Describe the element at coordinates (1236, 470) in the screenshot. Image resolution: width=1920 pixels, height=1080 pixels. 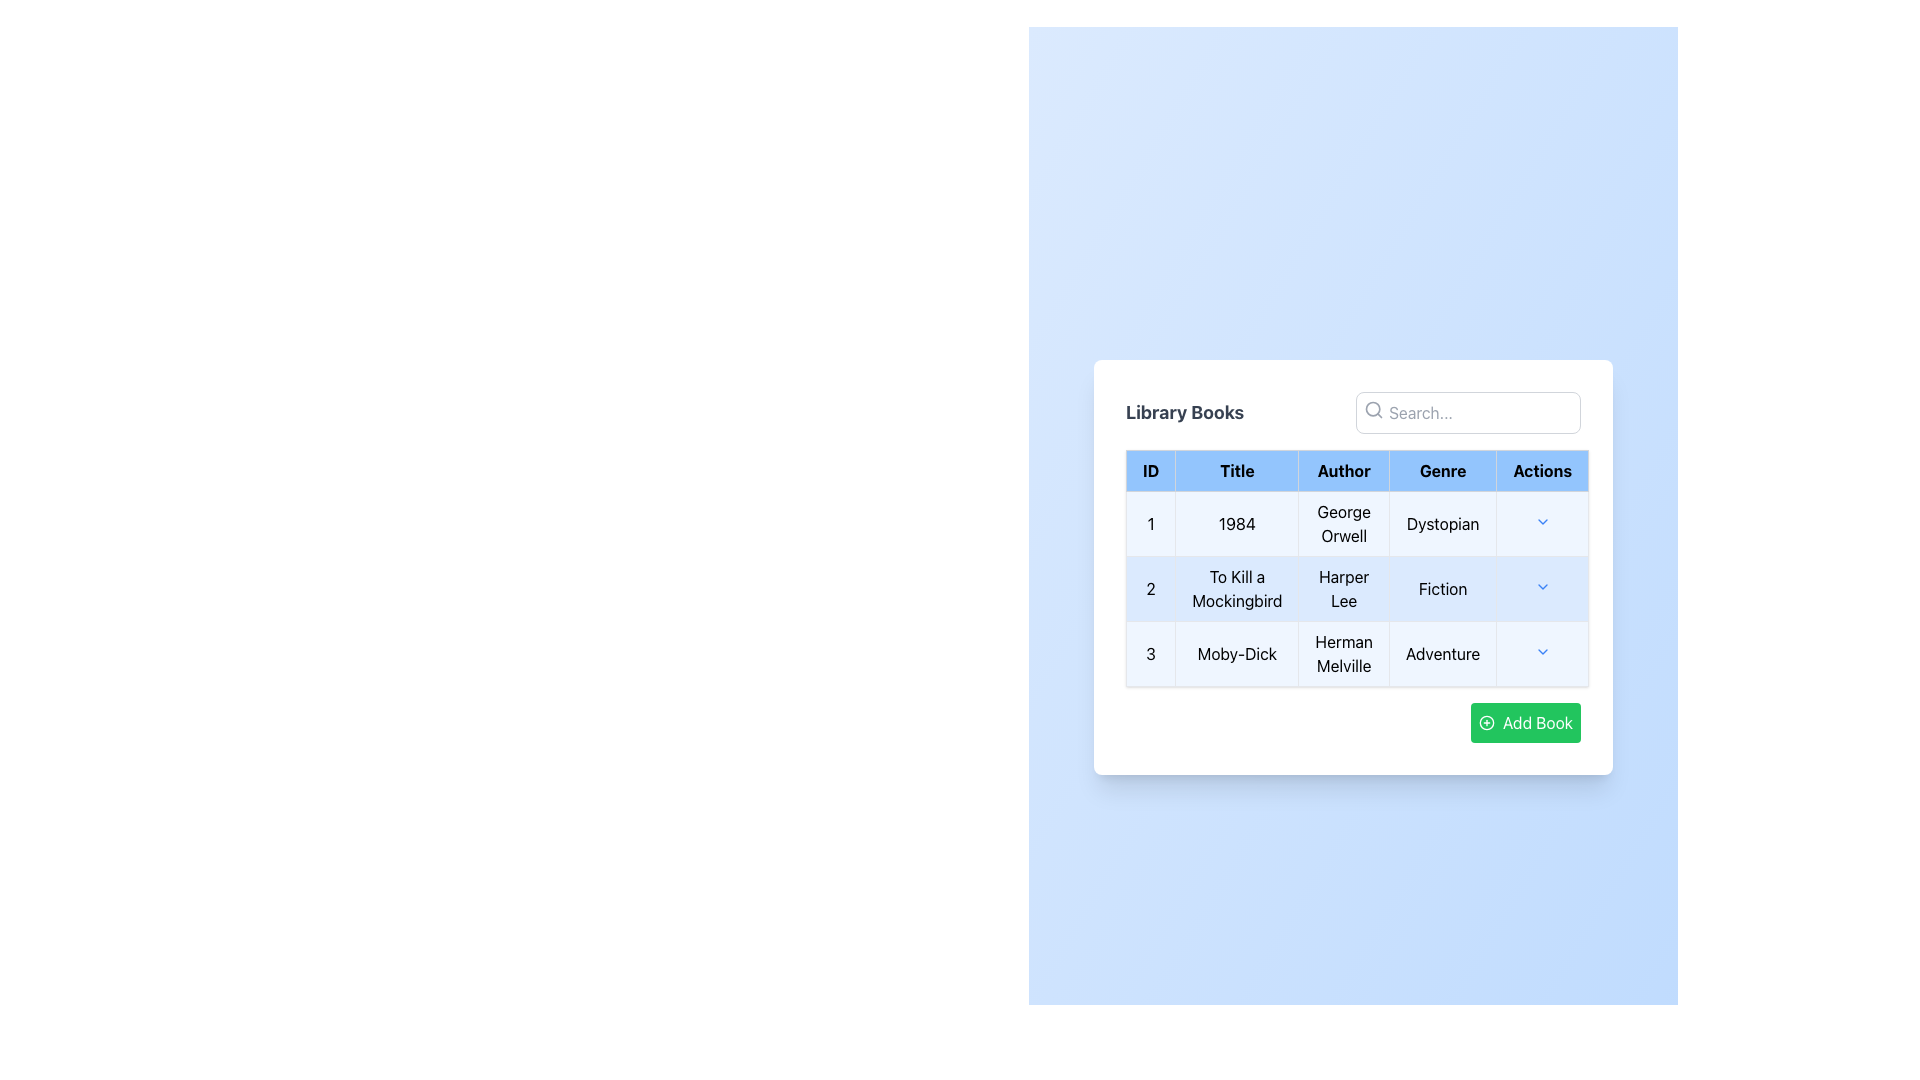
I see `the Table Header Cell for the 'Title' column in the Library Books section, located between 'ID' and 'Author'` at that location.